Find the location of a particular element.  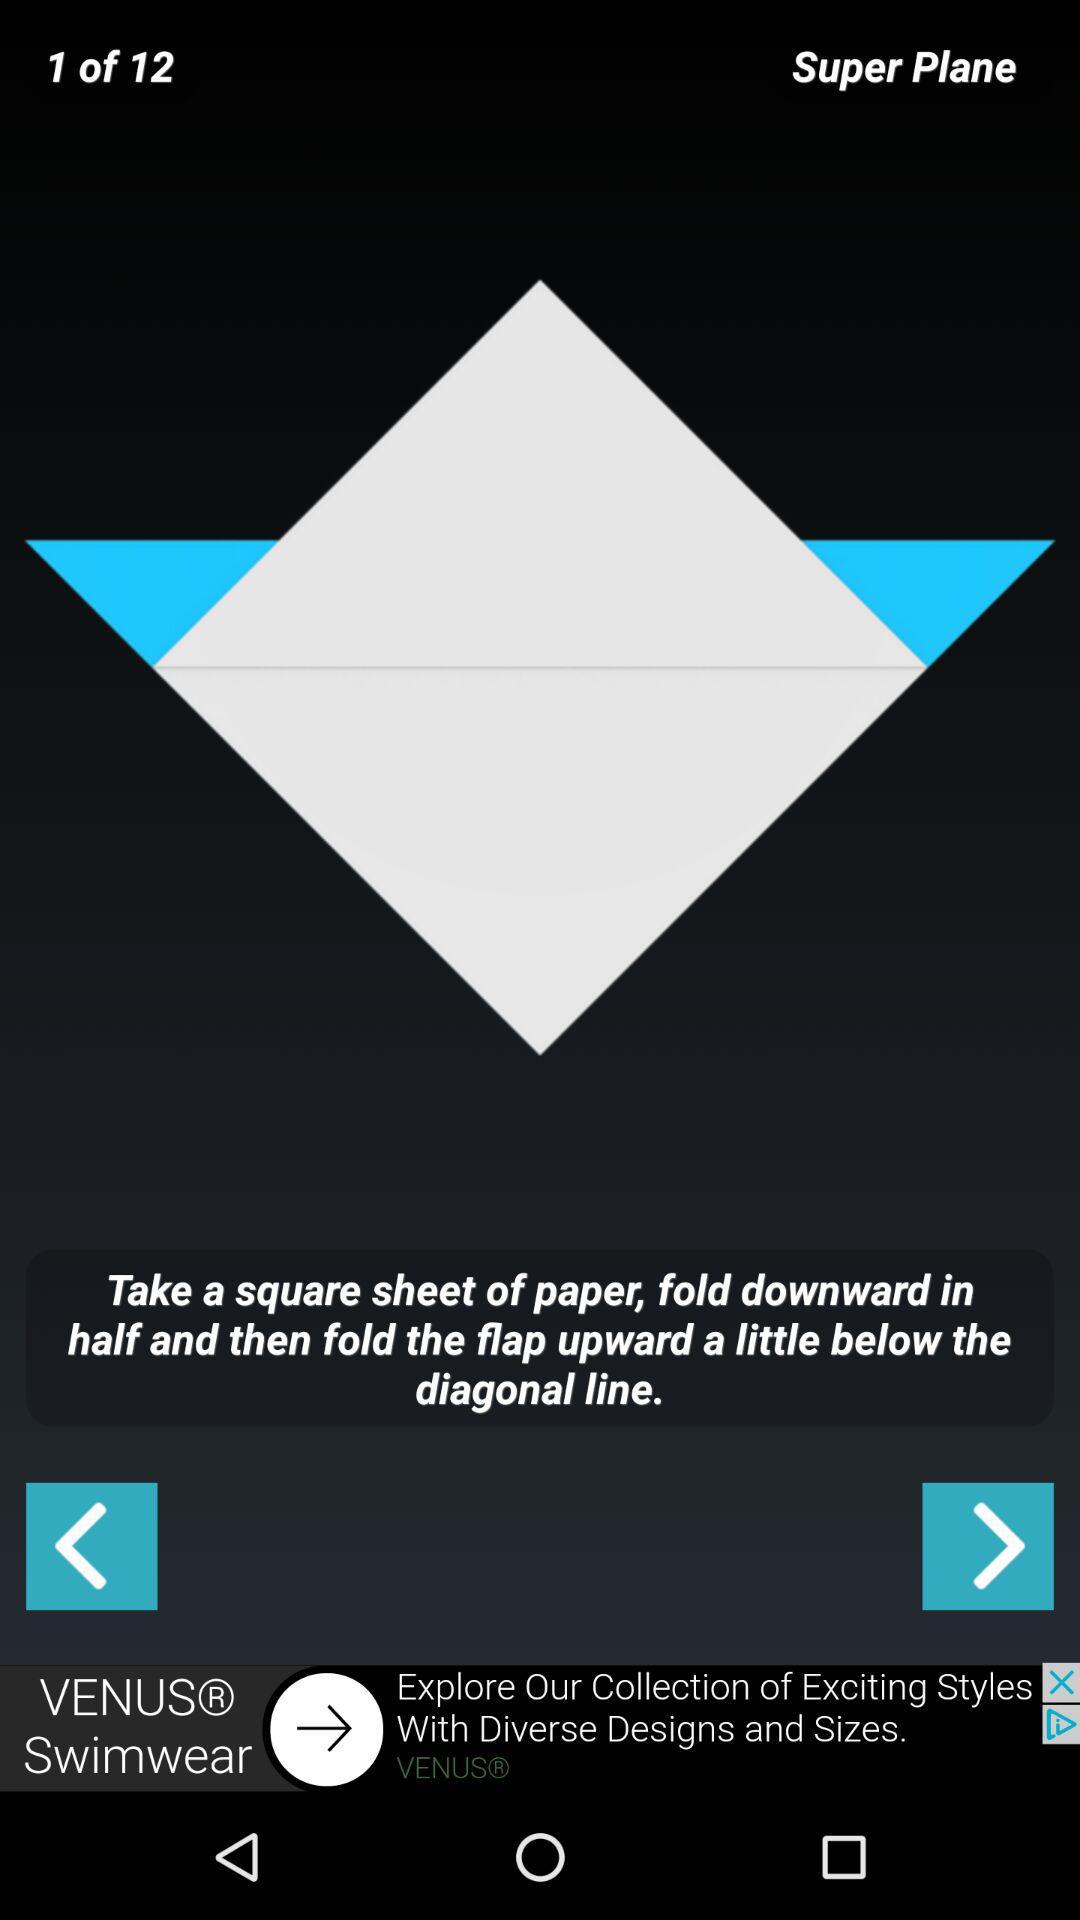

next step is located at coordinates (987, 1545).